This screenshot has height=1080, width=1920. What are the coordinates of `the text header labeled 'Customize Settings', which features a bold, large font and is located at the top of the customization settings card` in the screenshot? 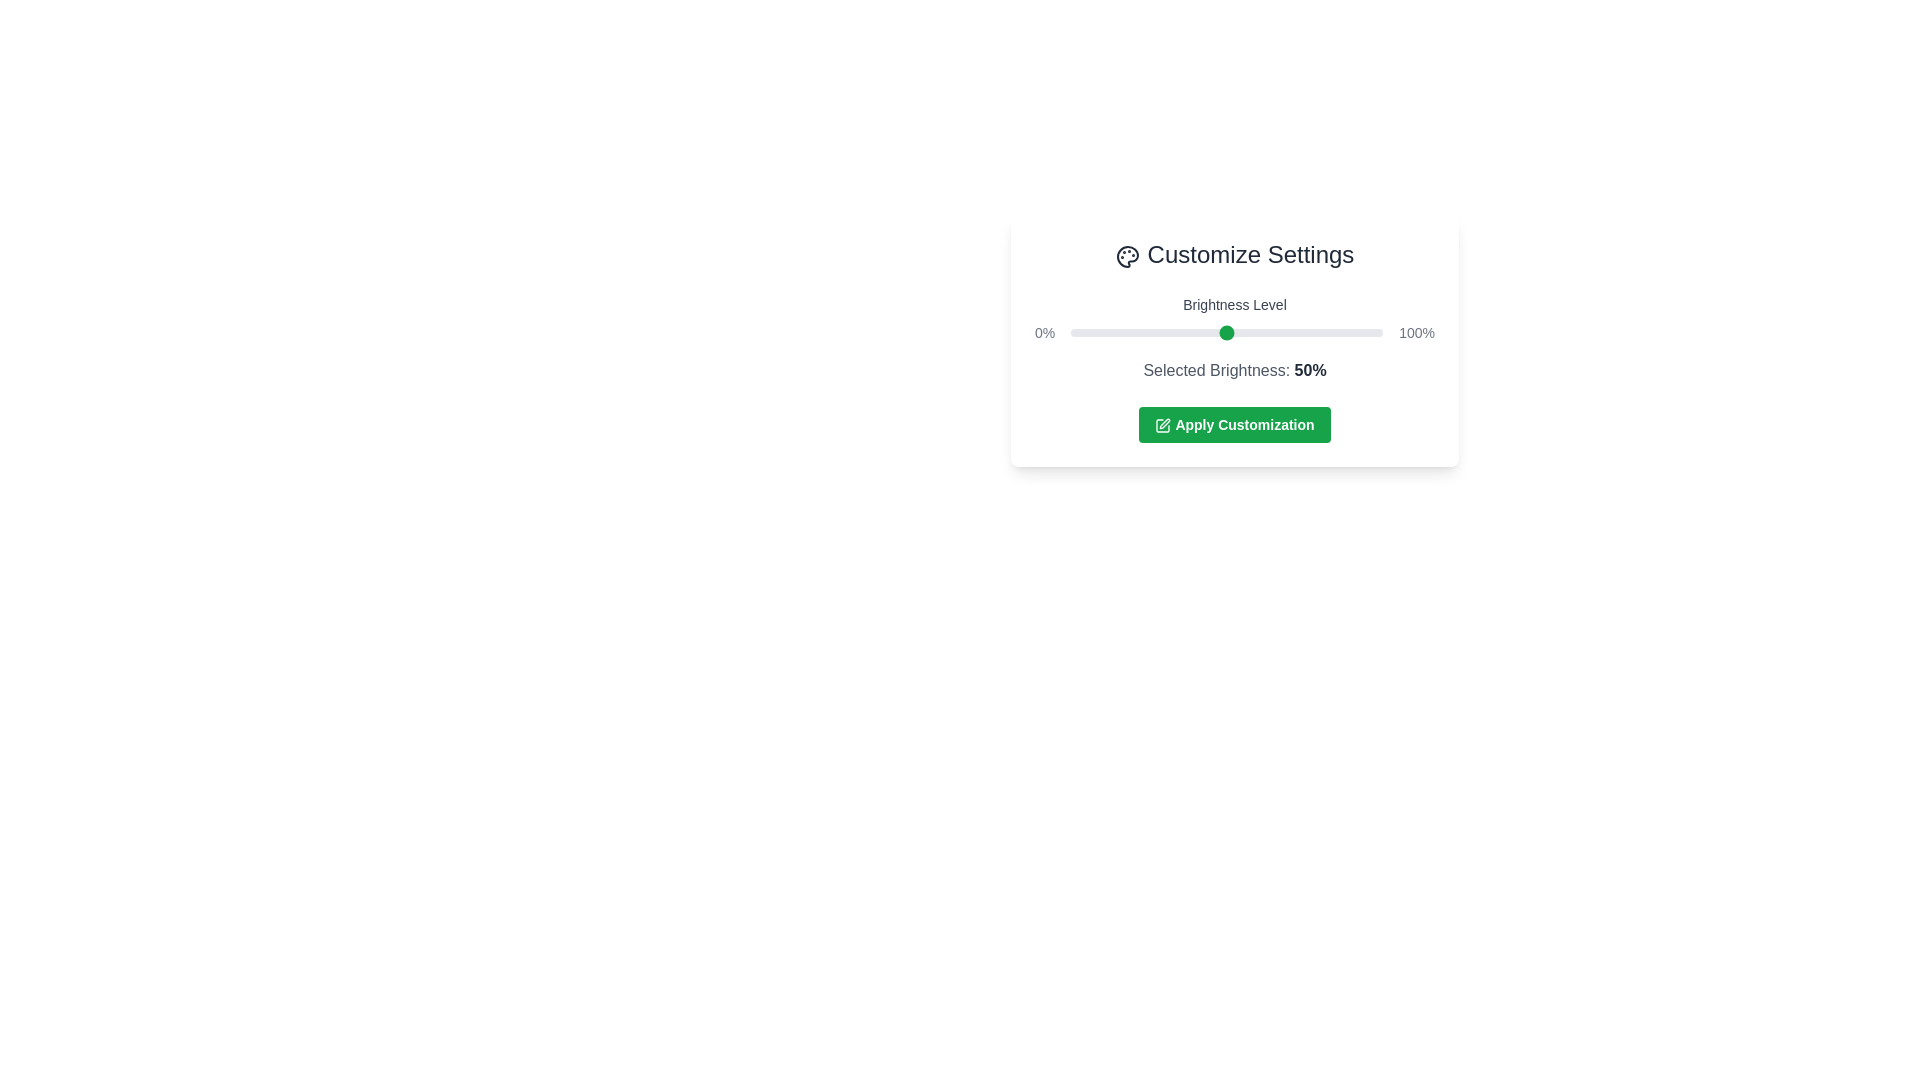 It's located at (1233, 253).